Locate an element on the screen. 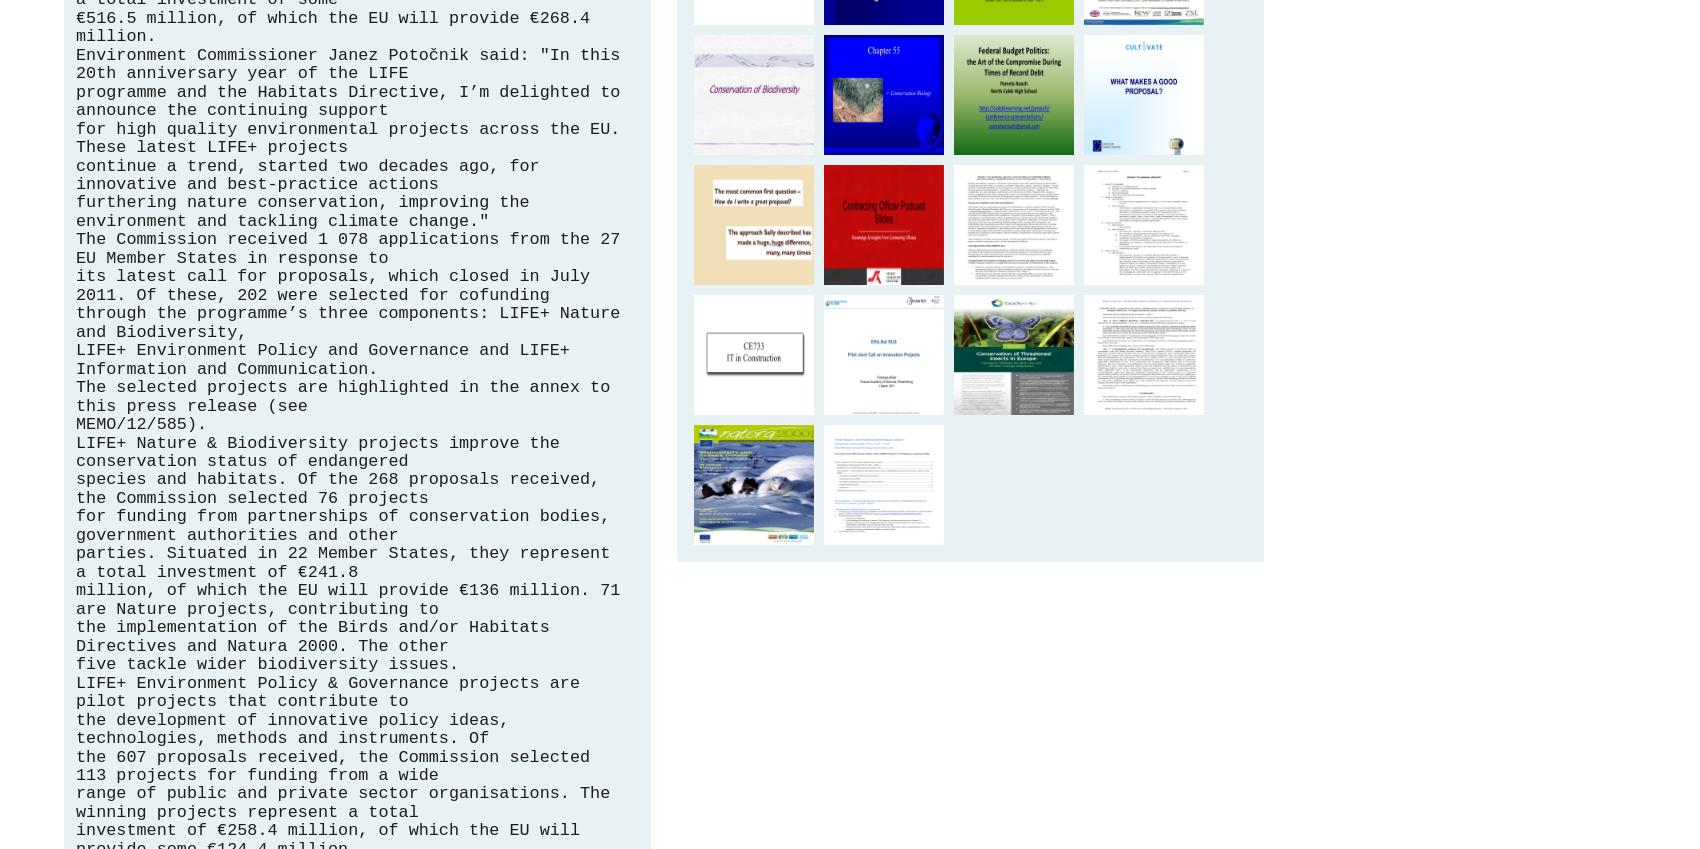 The image size is (1700, 849). 'proposal zone - Skyway Acquisition Solutions' is located at coordinates (846, 227).